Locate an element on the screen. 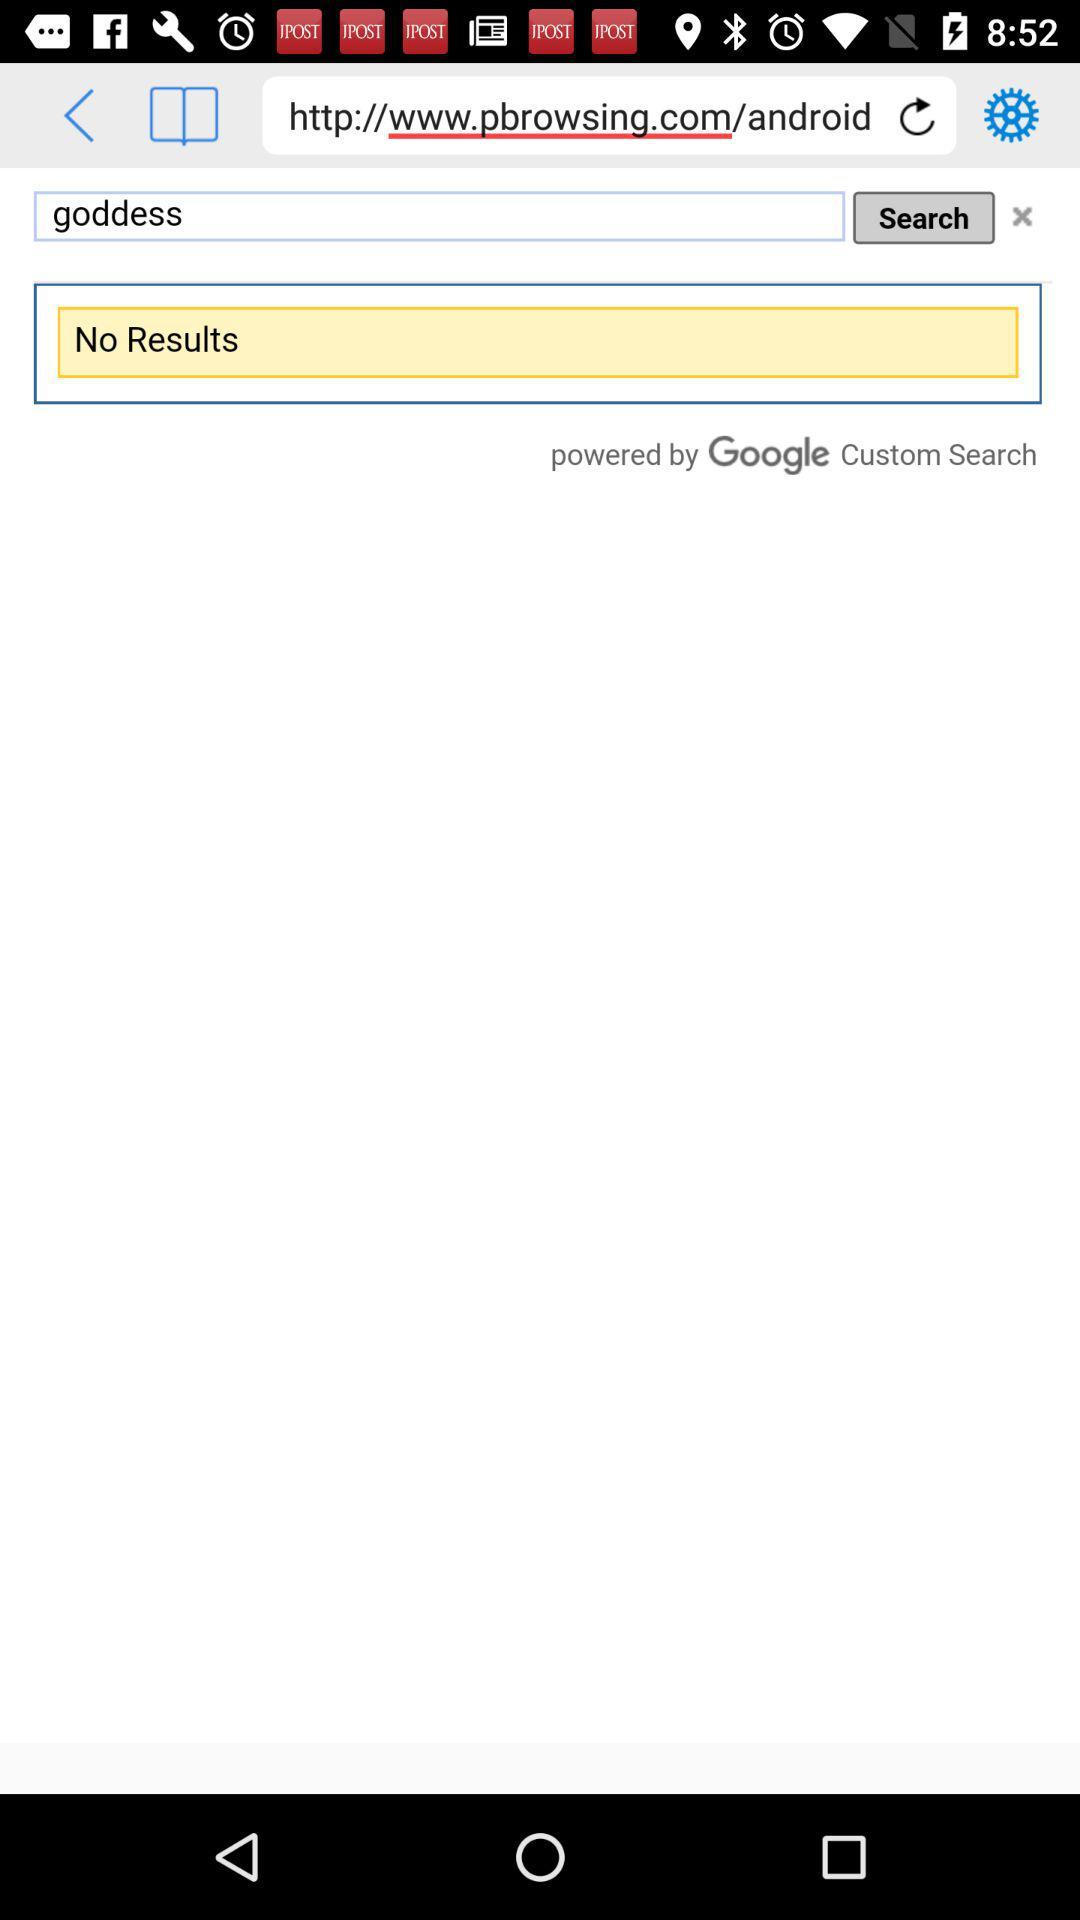 The width and height of the screenshot is (1080, 1920). view layout is located at coordinates (183, 114).